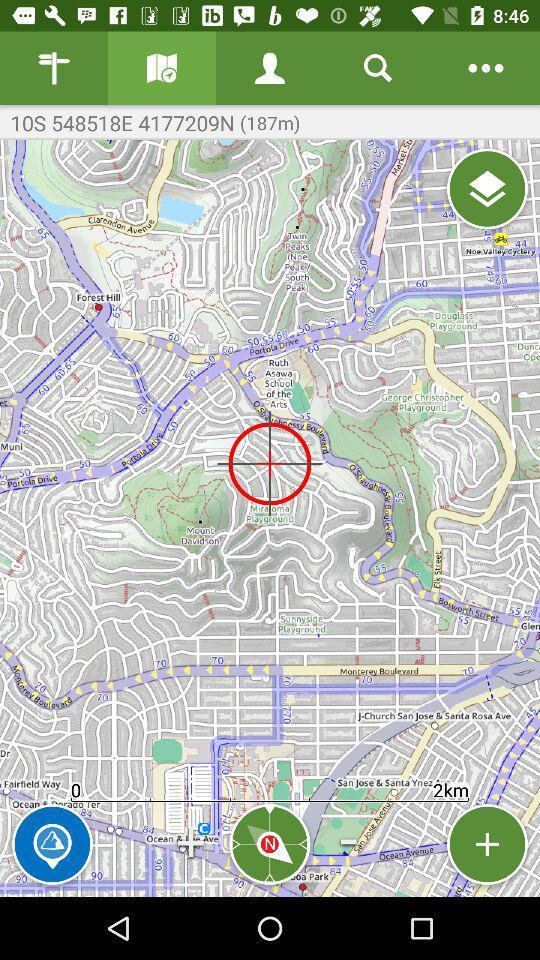 Image resolution: width=540 pixels, height=960 pixels. Describe the element at coordinates (378, 68) in the screenshot. I see `search` at that location.